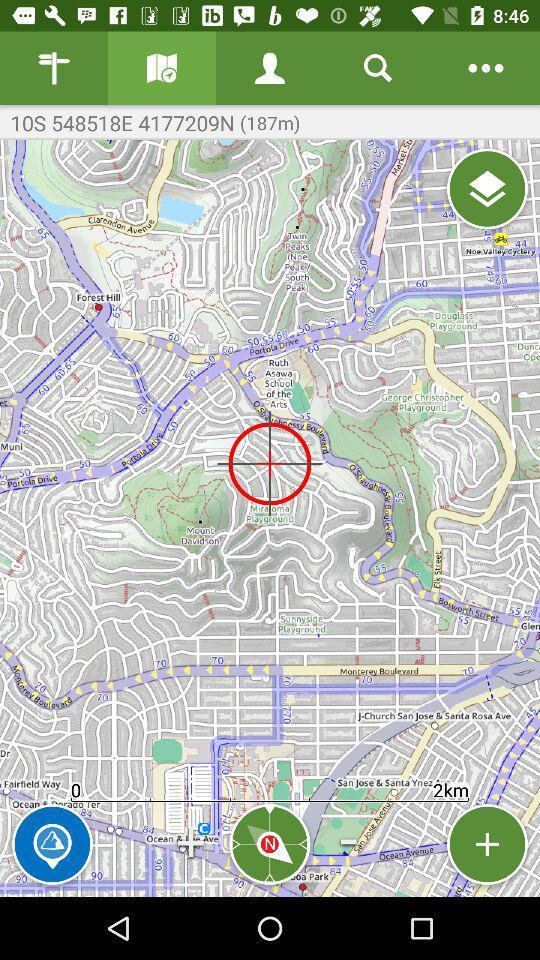 Image resolution: width=540 pixels, height=960 pixels. Describe the element at coordinates (378, 68) in the screenshot. I see `search` at that location.